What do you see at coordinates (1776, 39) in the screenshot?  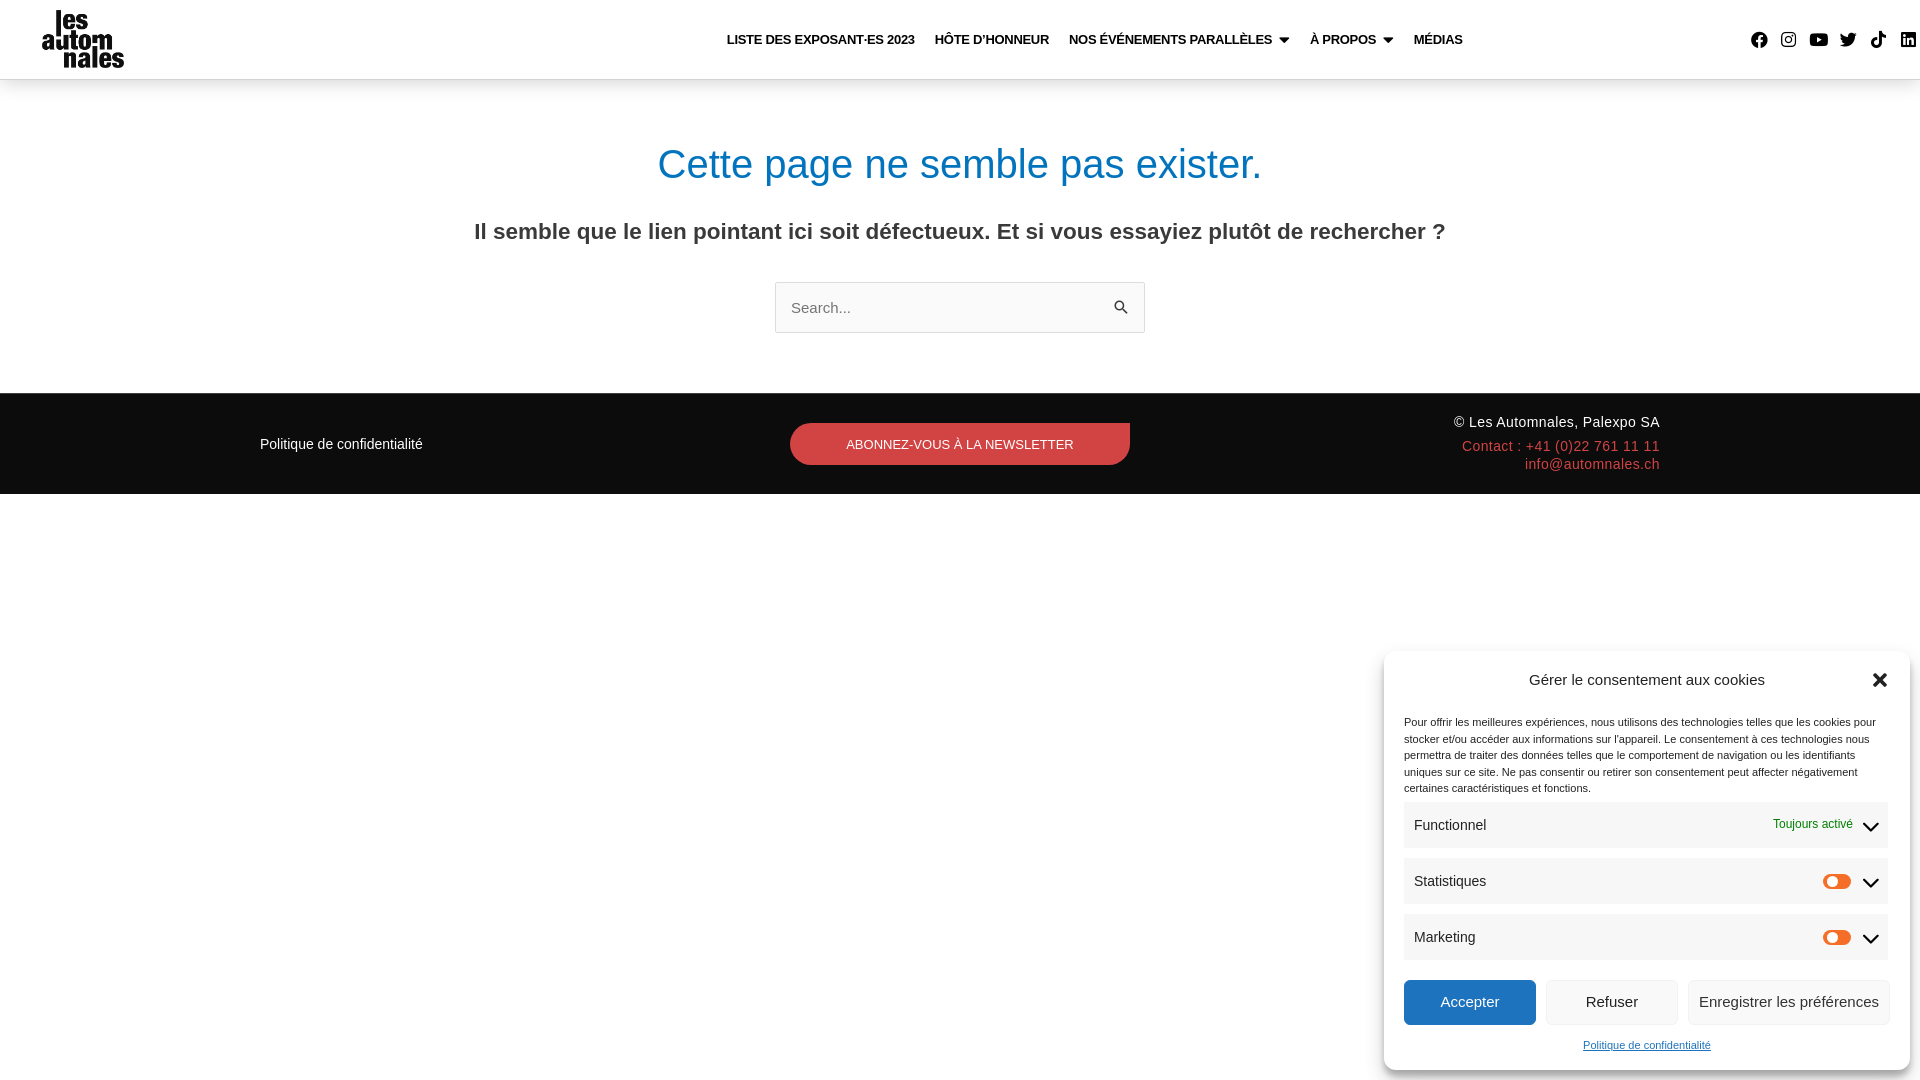 I see `'Instagram'` at bounding box center [1776, 39].